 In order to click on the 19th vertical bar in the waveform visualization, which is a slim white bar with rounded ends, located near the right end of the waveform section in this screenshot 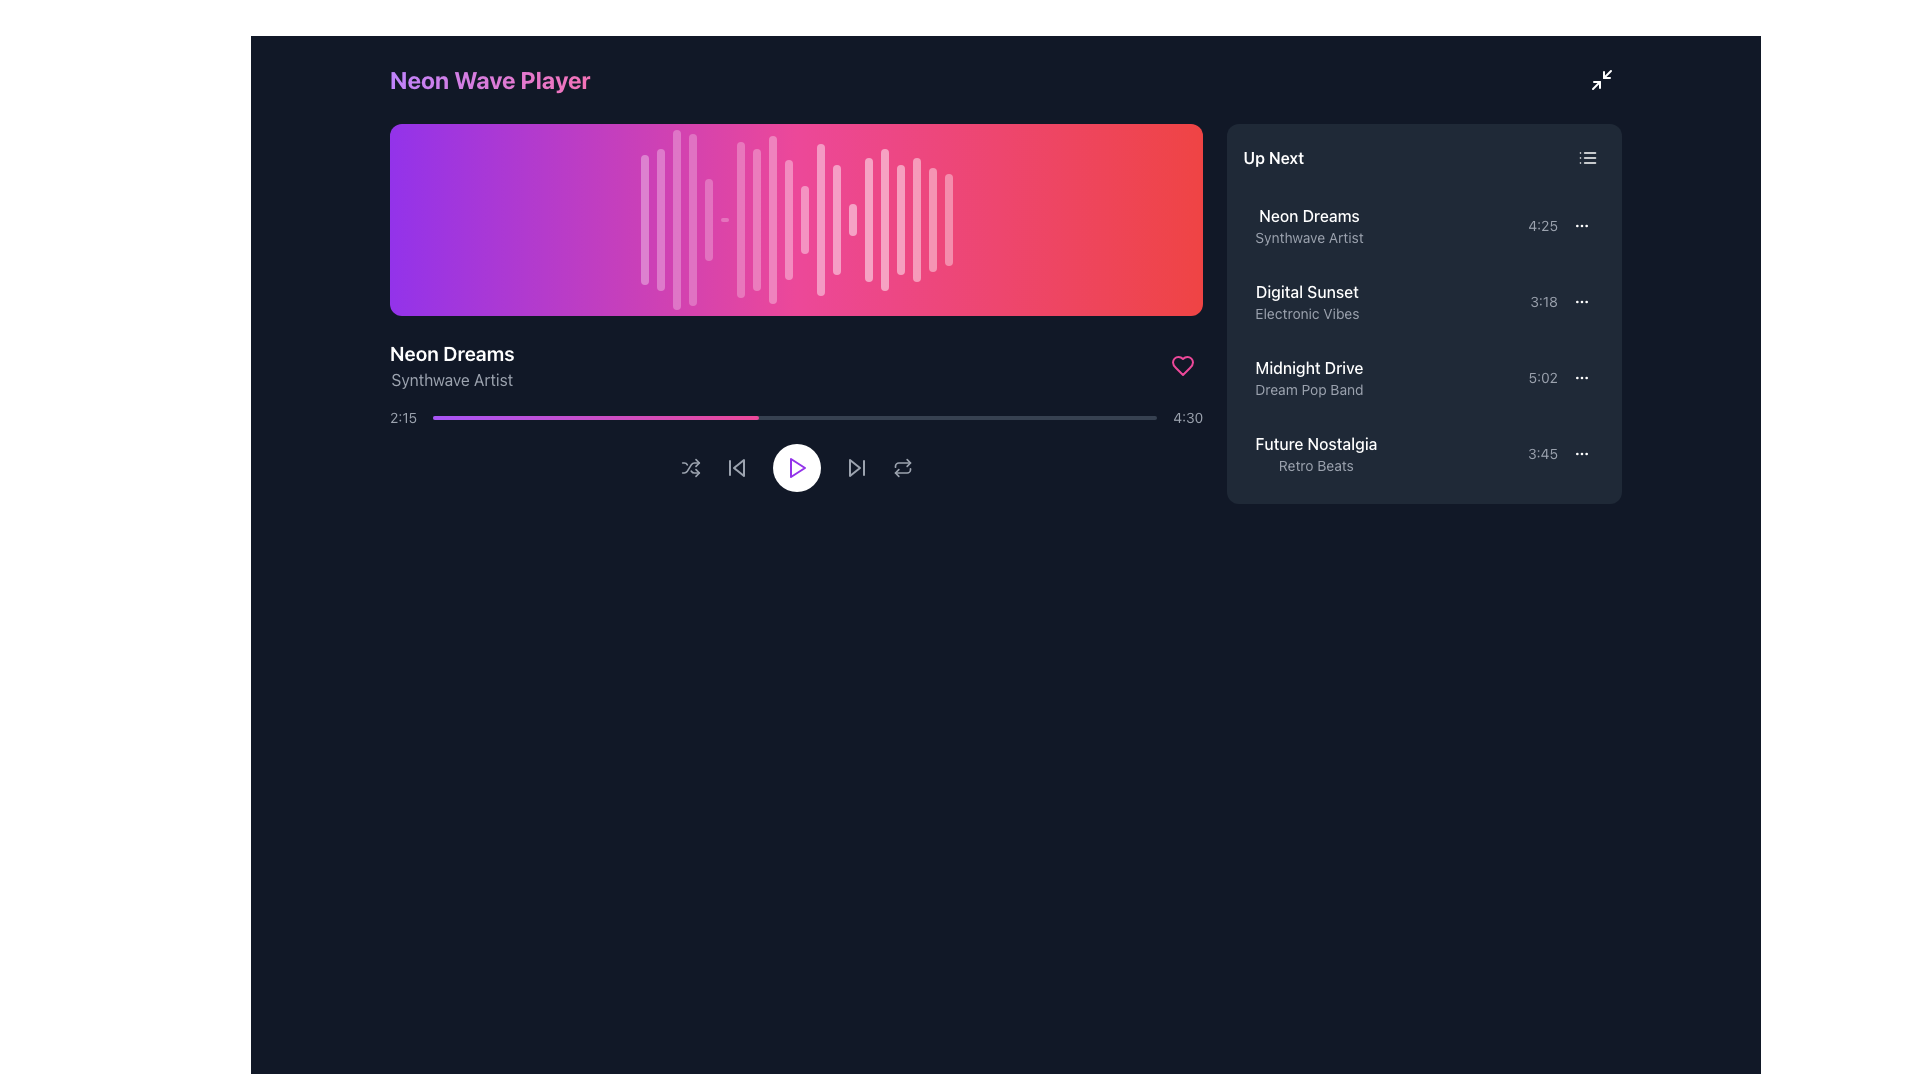, I will do `click(947, 219)`.